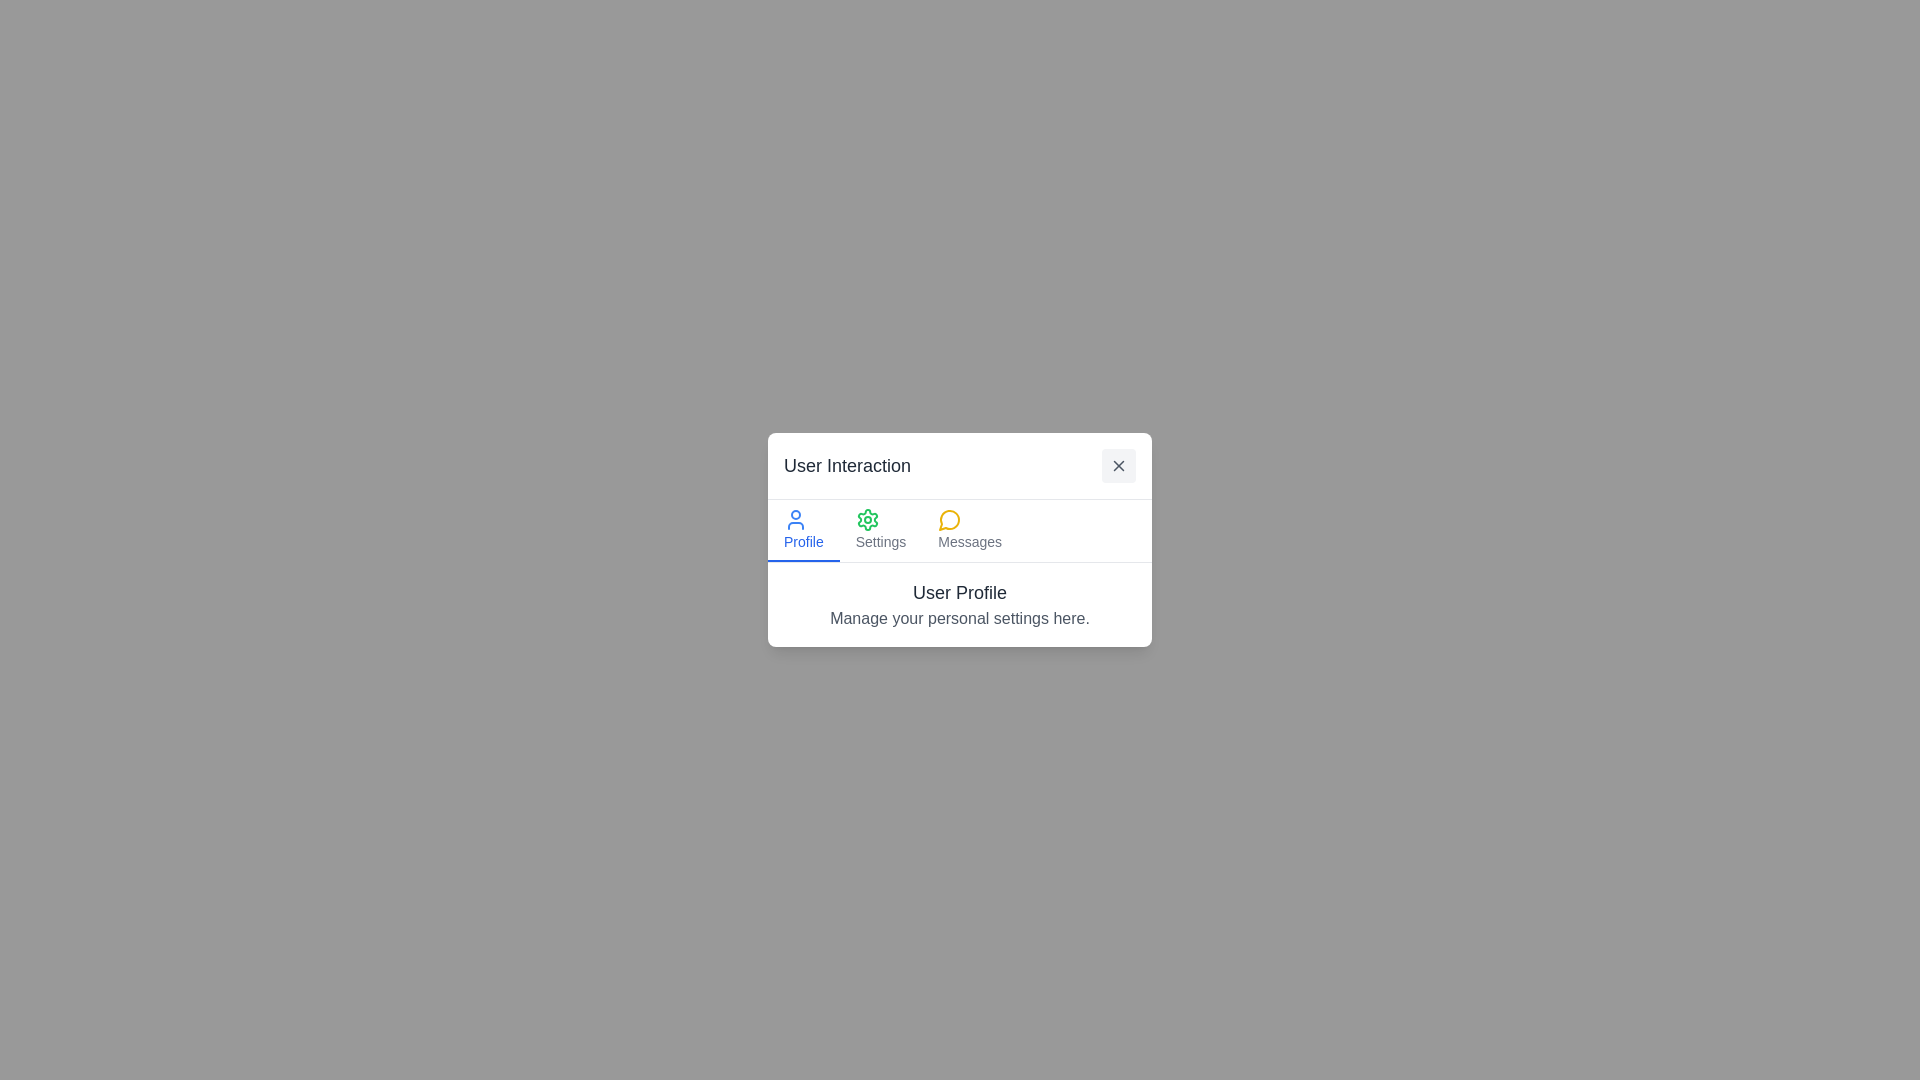  I want to click on the circular speech bubble icon button, which is styled in yellow and located above the 'Messages' label, positioned between the 'Settings' icon and the 'Messages' text in the user interface, so click(949, 519).